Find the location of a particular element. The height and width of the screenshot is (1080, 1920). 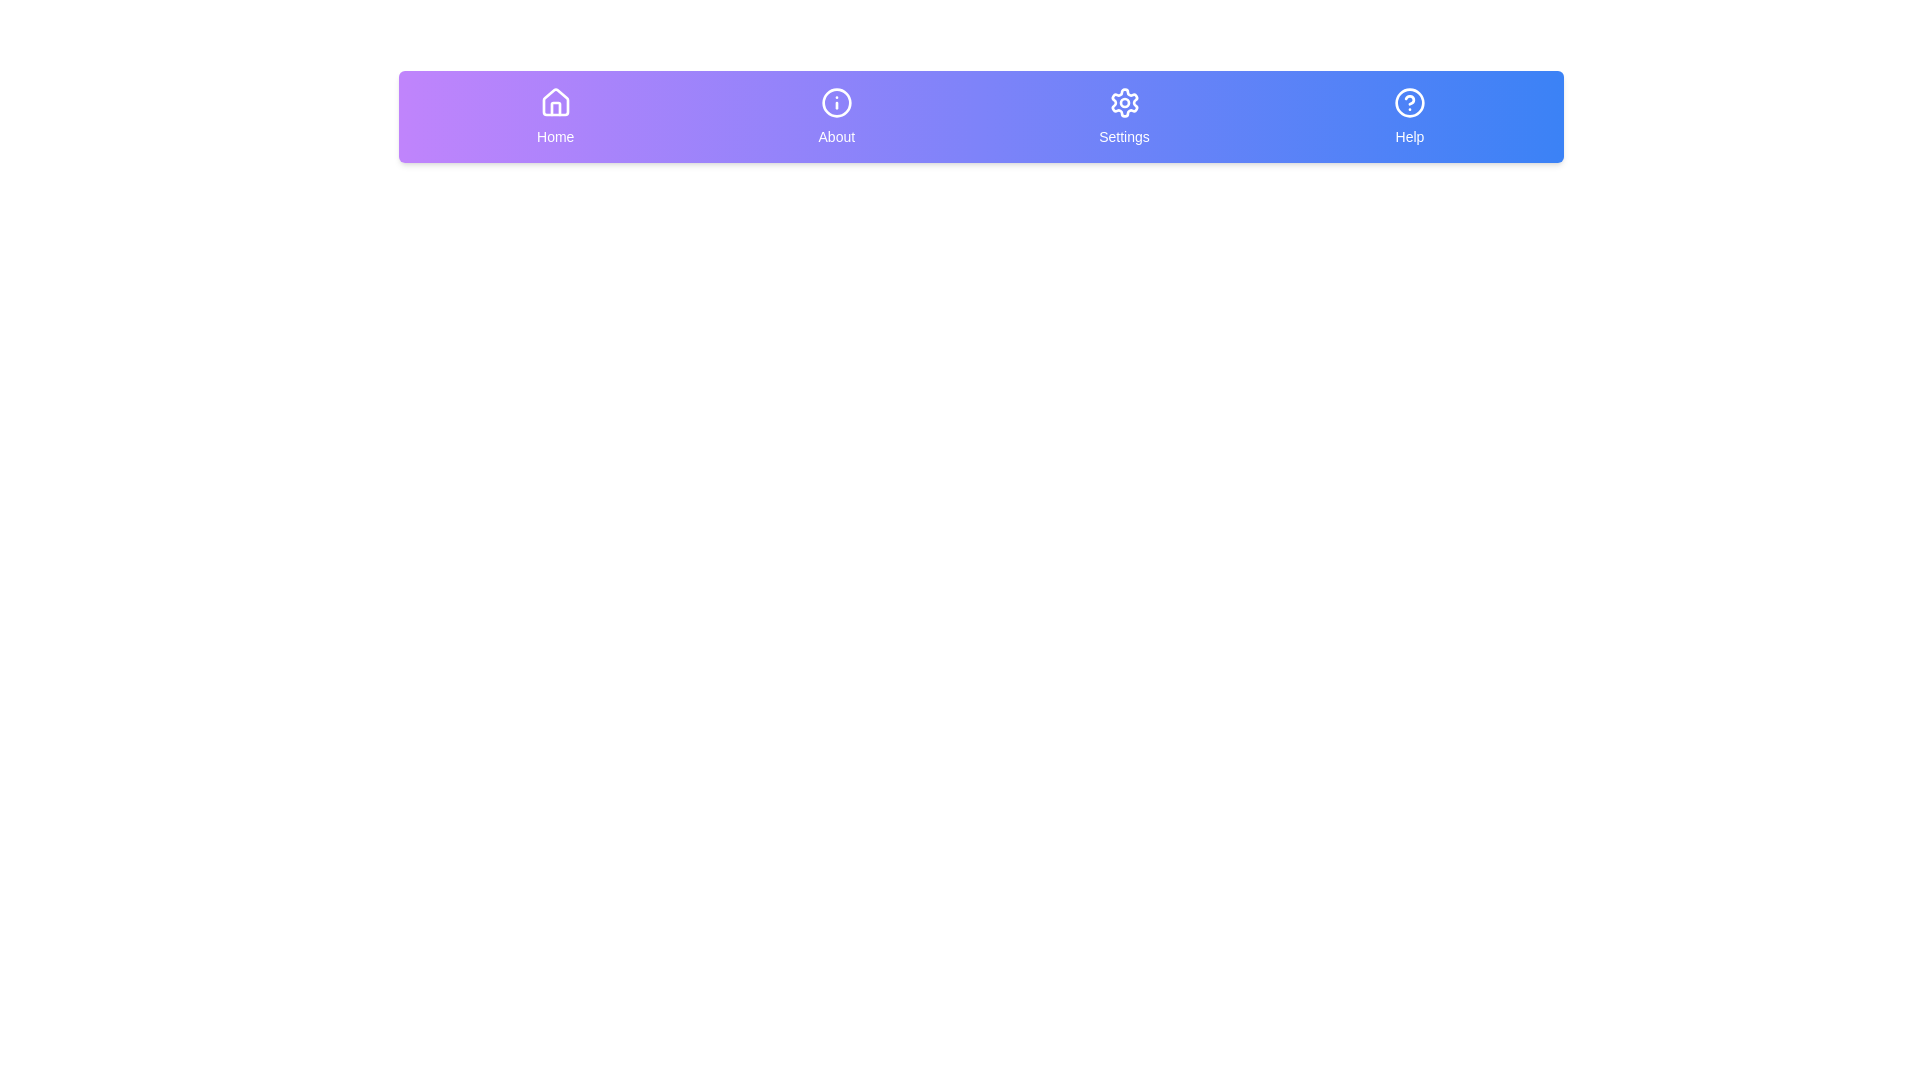

the 'Settings' icon located in the navigation bar, which is the primary visual component for accessing settings-related functionalities is located at coordinates (1124, 103).